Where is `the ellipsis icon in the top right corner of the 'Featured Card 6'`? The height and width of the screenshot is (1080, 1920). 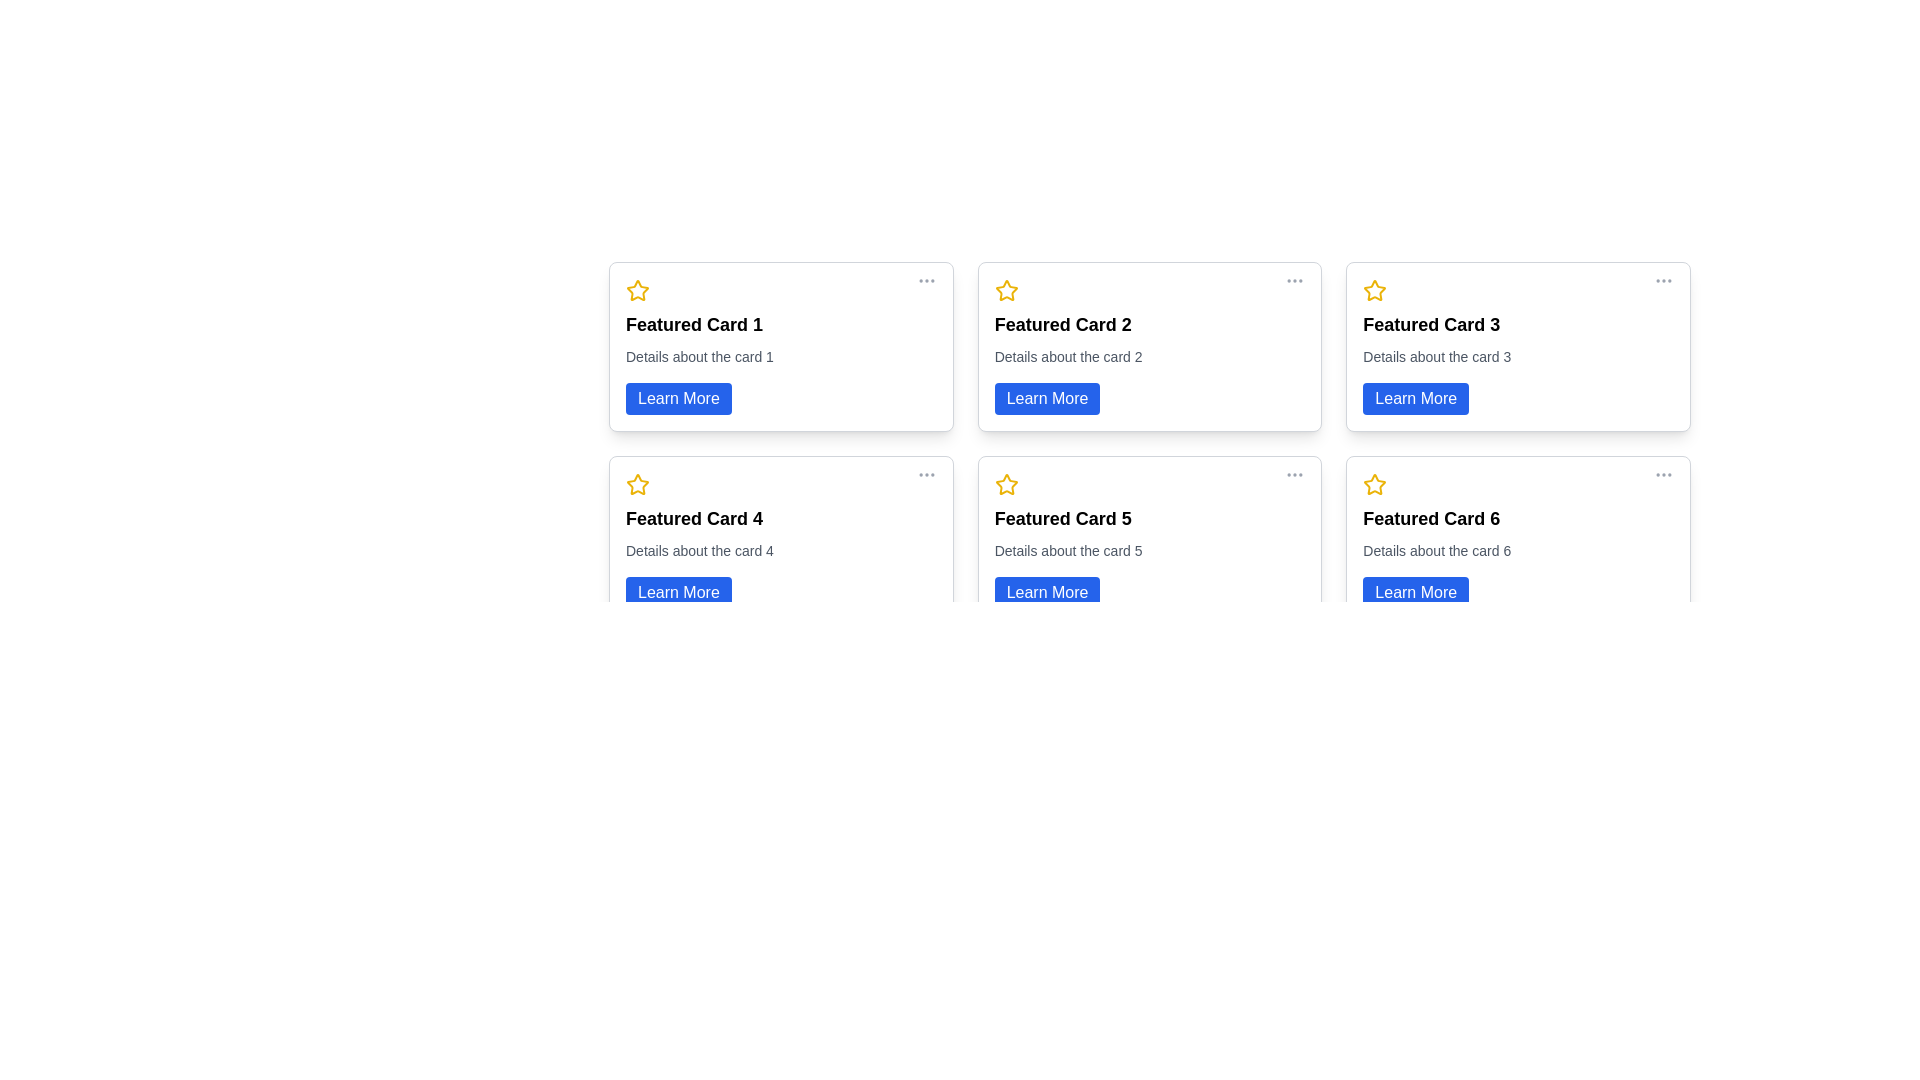 the ellipsis icon in the top right corner of the 'Featured Card 6' is located at coordinates (1664, 474).